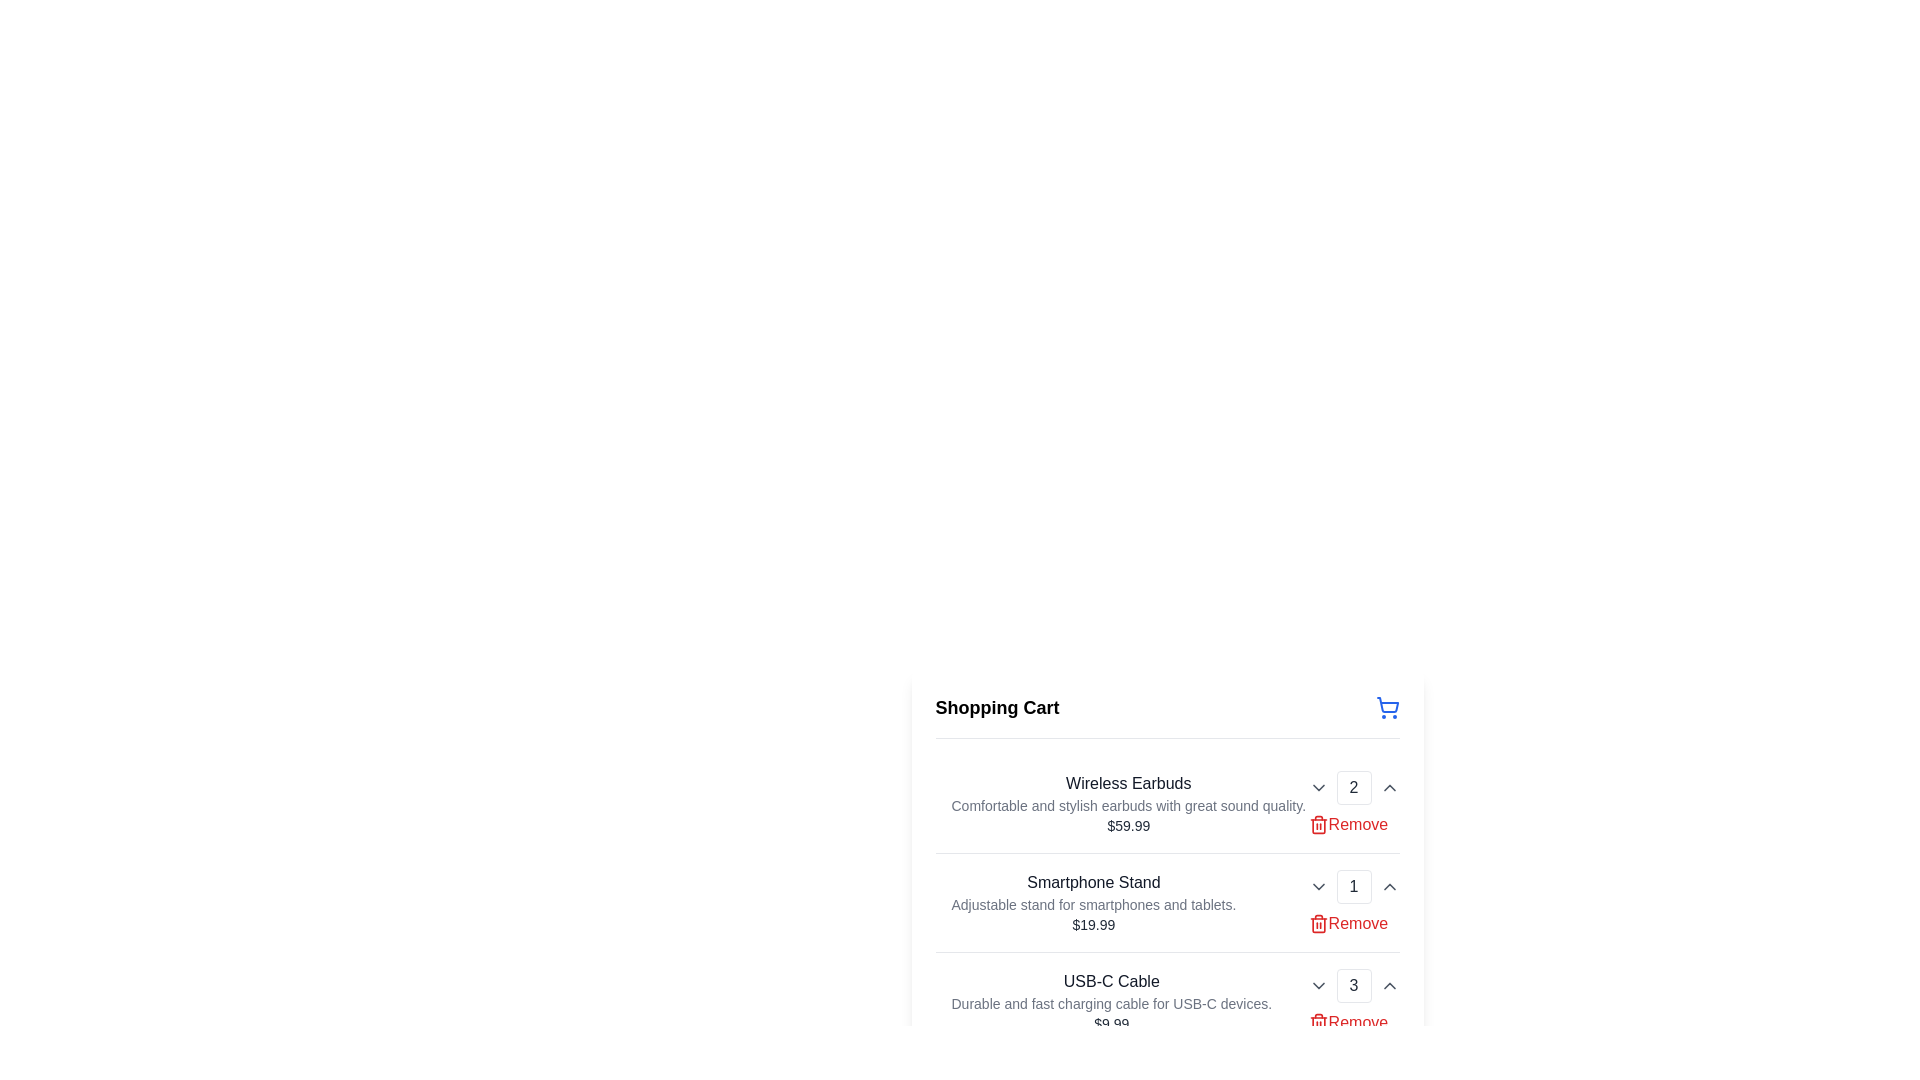  What do you see at coordinates (1353, 802) in the screenshot?
I see `the decrement arrow button of the Quantity Selector (Spinner) displaying '2' located in the right section of the 'Wireless Earbuds' item entry in the shopping cart` at bounding box center [1353, 802].